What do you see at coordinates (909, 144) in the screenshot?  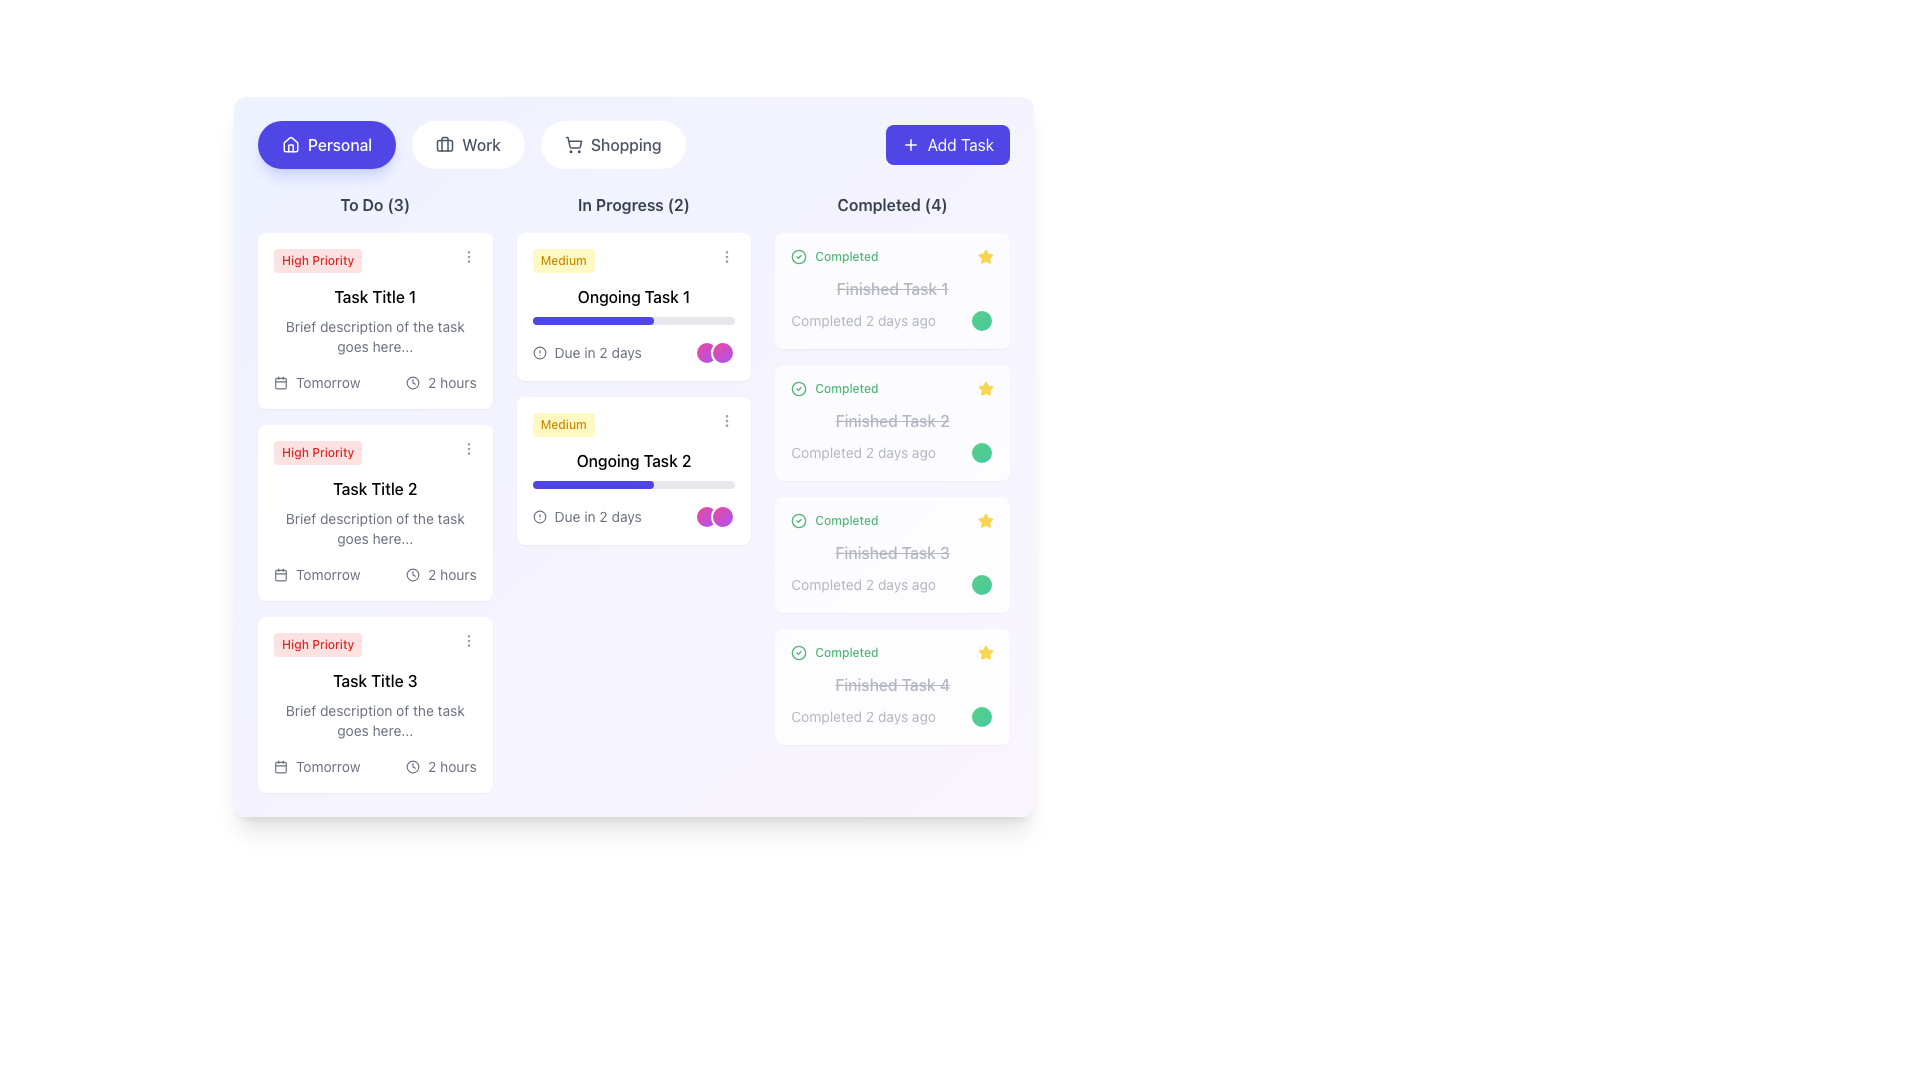 I see `the small plus sign icon that is part of the 'Add Task' button located in the top right corner of the interface` at bounding box center [909, 144].